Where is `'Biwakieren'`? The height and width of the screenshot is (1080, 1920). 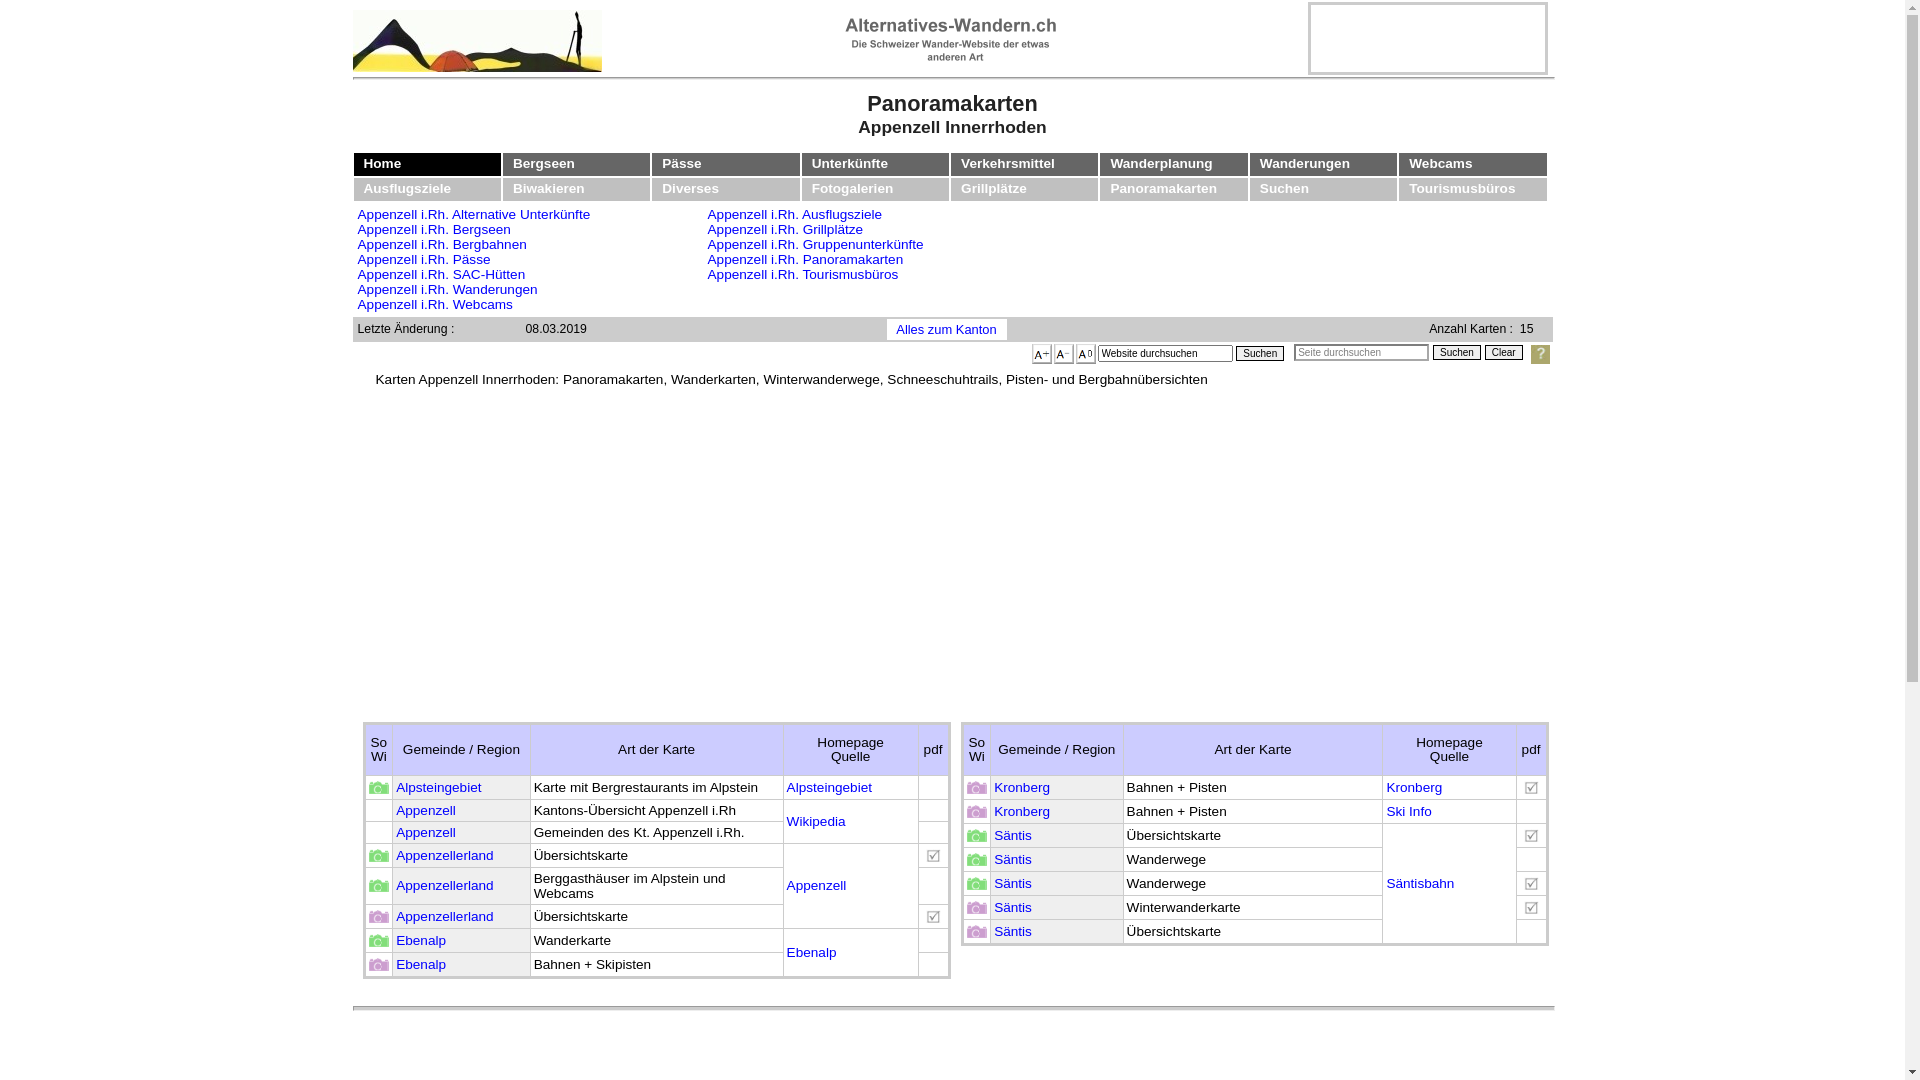
'Biwakieren' is located at coordinates (548, 188).